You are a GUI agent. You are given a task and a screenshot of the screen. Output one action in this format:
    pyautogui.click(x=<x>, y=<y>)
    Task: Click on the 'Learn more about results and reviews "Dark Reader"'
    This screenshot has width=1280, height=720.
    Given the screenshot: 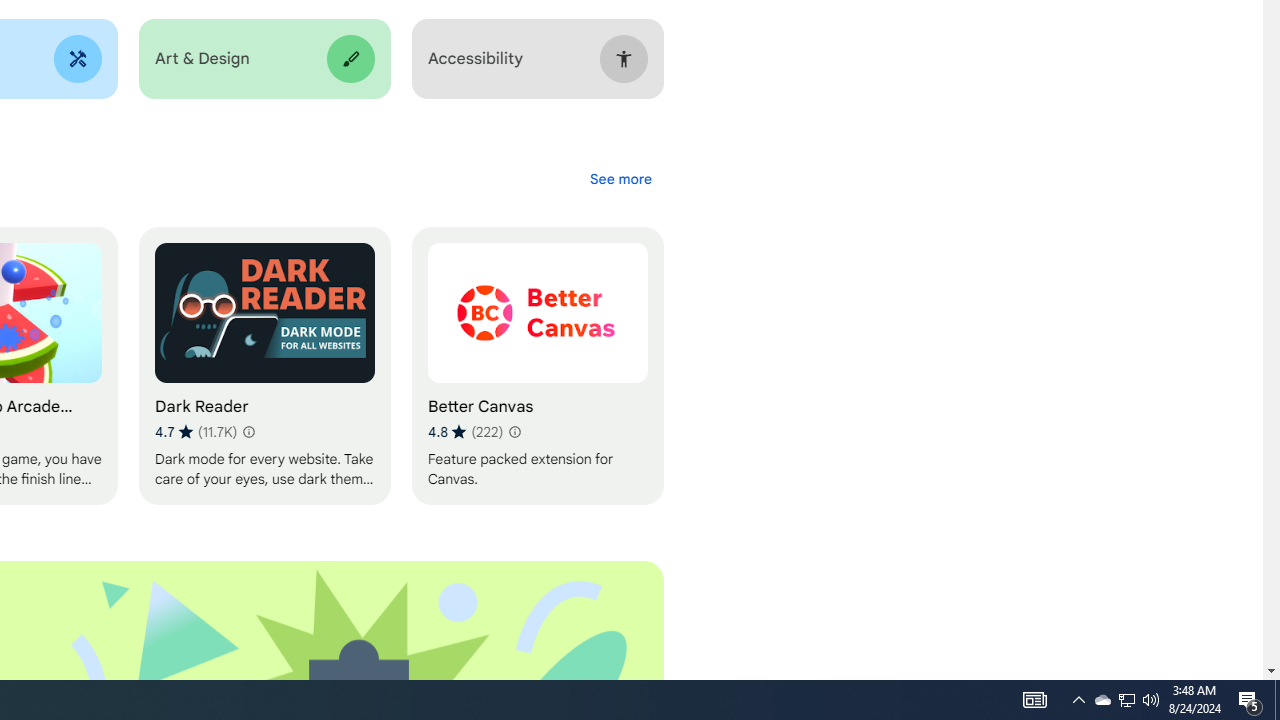 What is the action you would take?
    pyautogui.click(x=246, y=431)
    